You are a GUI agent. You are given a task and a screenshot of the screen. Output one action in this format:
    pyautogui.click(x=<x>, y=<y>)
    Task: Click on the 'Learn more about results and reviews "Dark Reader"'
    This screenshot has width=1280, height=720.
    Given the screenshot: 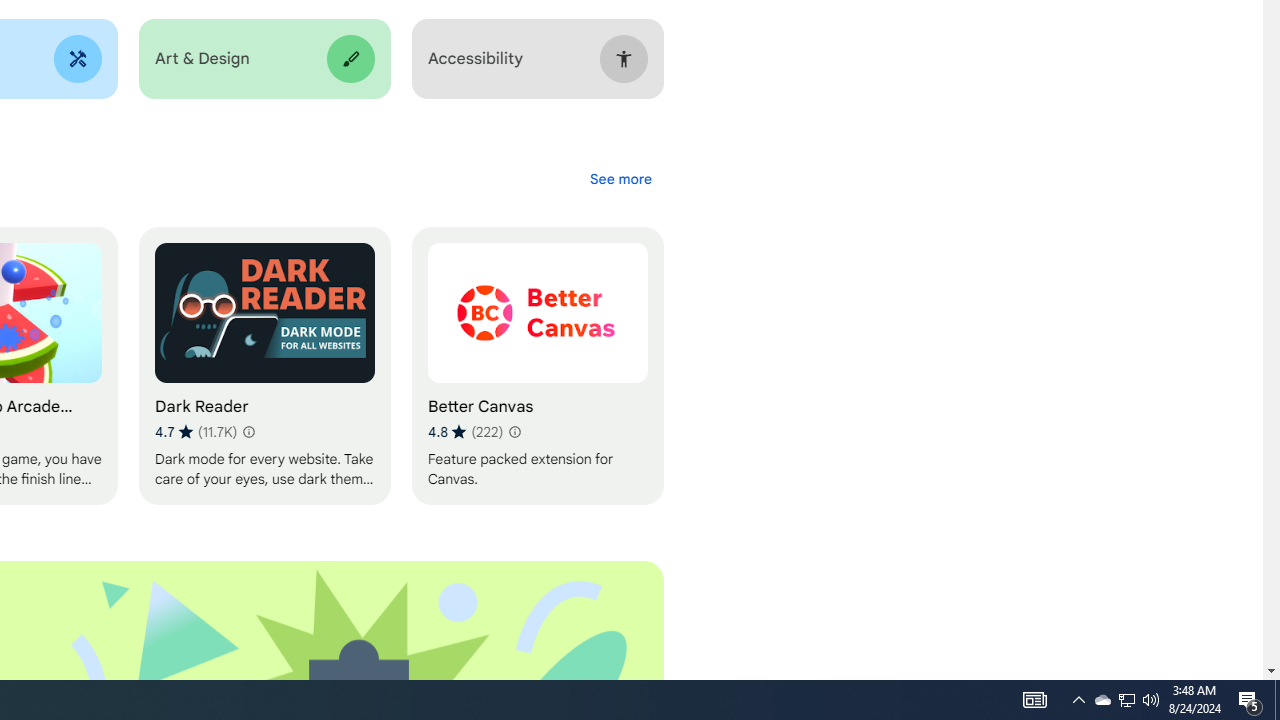 What is the action you would take?
    pyautogui.click(x=246, y=431)
    